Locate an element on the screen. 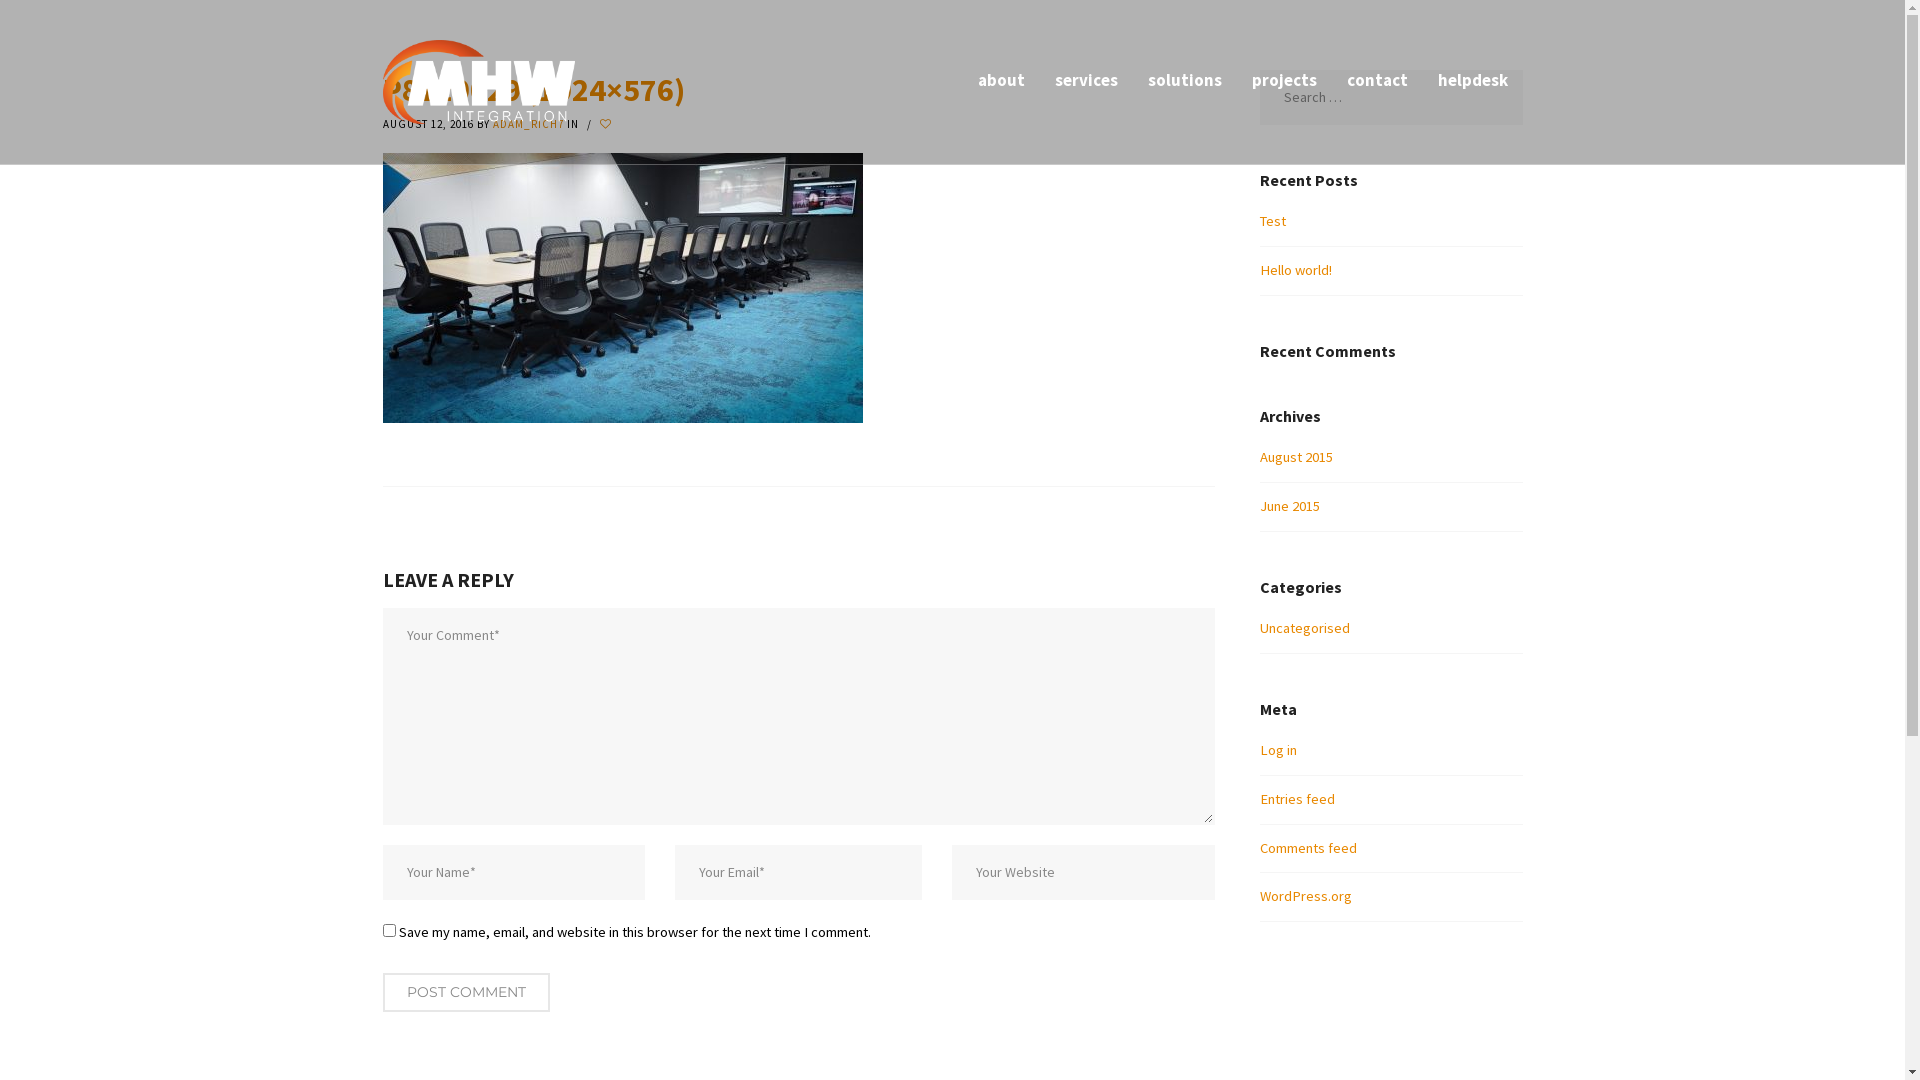  'August 2015' is located at coordinates (1296, 456).